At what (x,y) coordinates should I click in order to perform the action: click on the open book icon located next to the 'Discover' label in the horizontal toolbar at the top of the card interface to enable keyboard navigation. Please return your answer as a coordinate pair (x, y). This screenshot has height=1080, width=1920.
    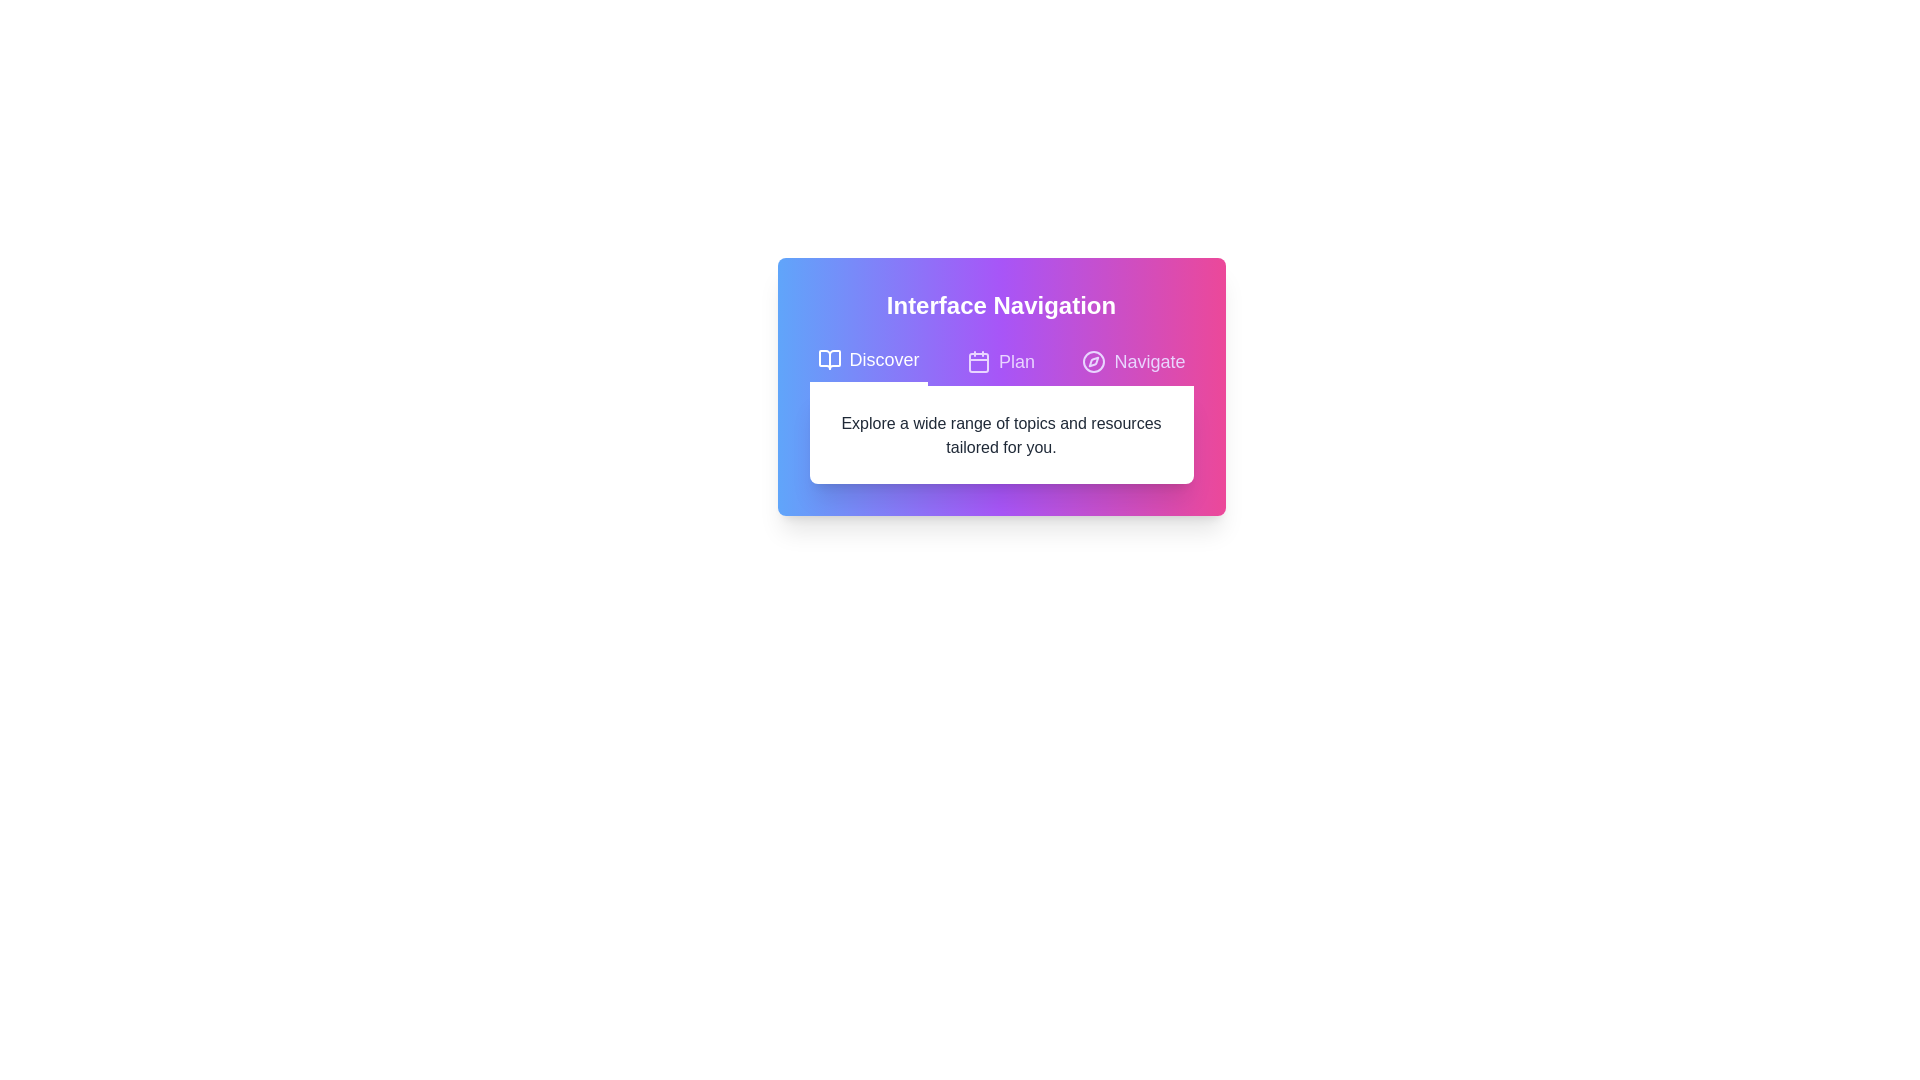
    Looking at the image, I should click on (829, 358).